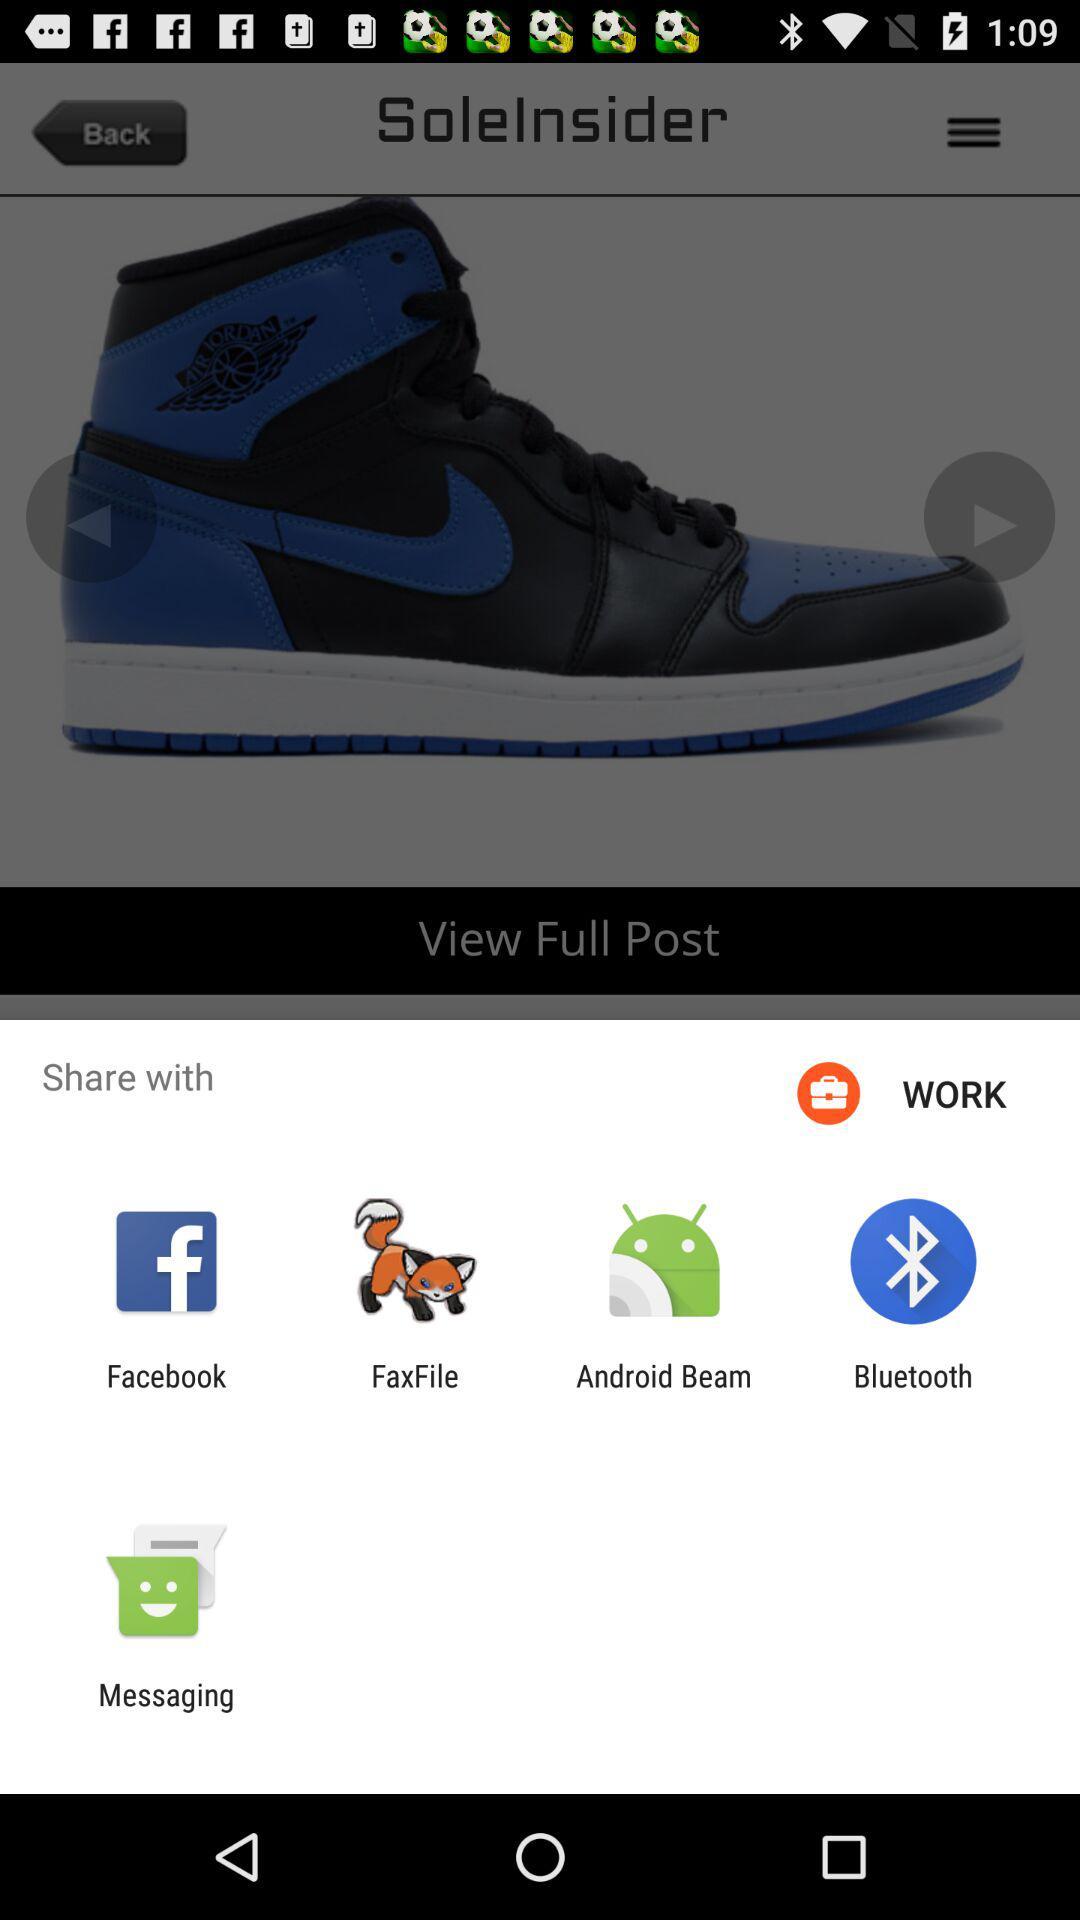 This screenshot has width=1080, height=1920. What do you see at coordinates (664, 1392) in the screenshot?
I see `icon next to bluetooth item` at bounding box center [664, 1392].